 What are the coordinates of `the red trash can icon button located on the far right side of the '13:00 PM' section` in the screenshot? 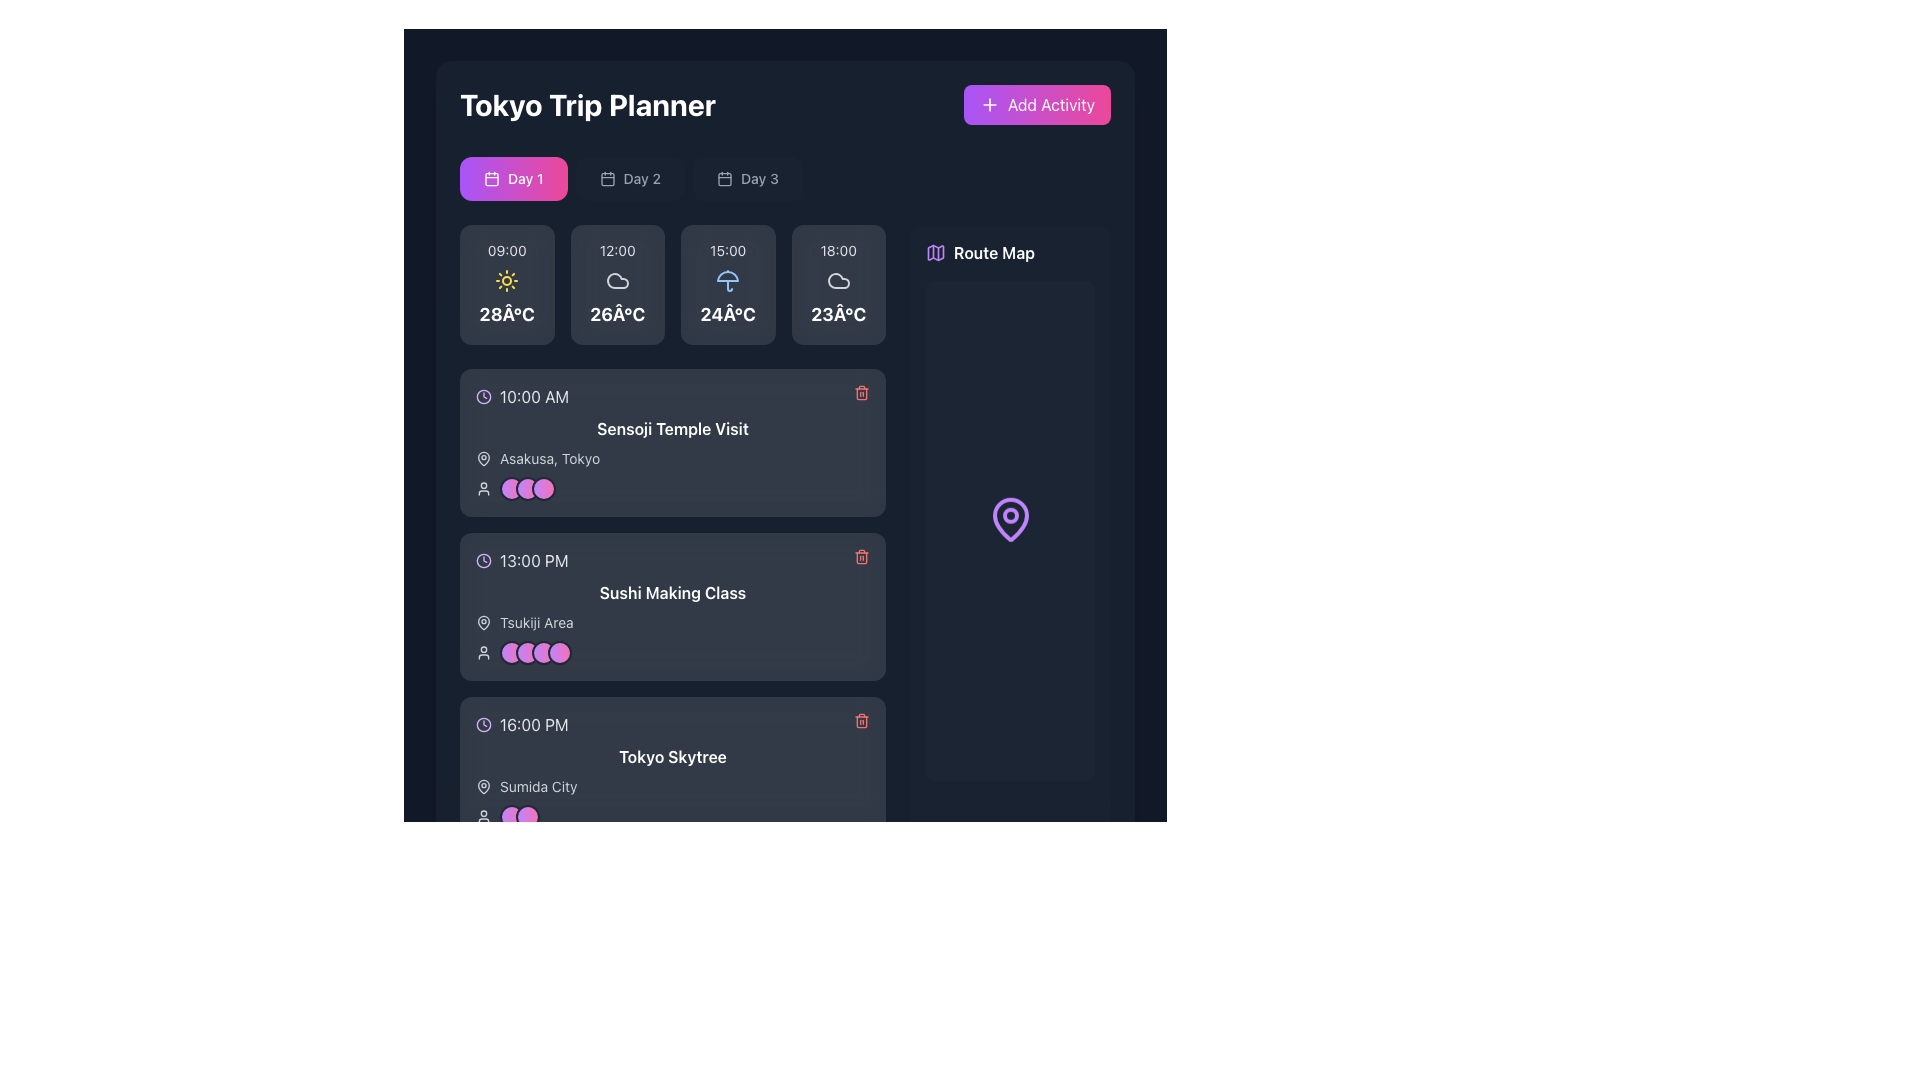 It's located at (862, 556).